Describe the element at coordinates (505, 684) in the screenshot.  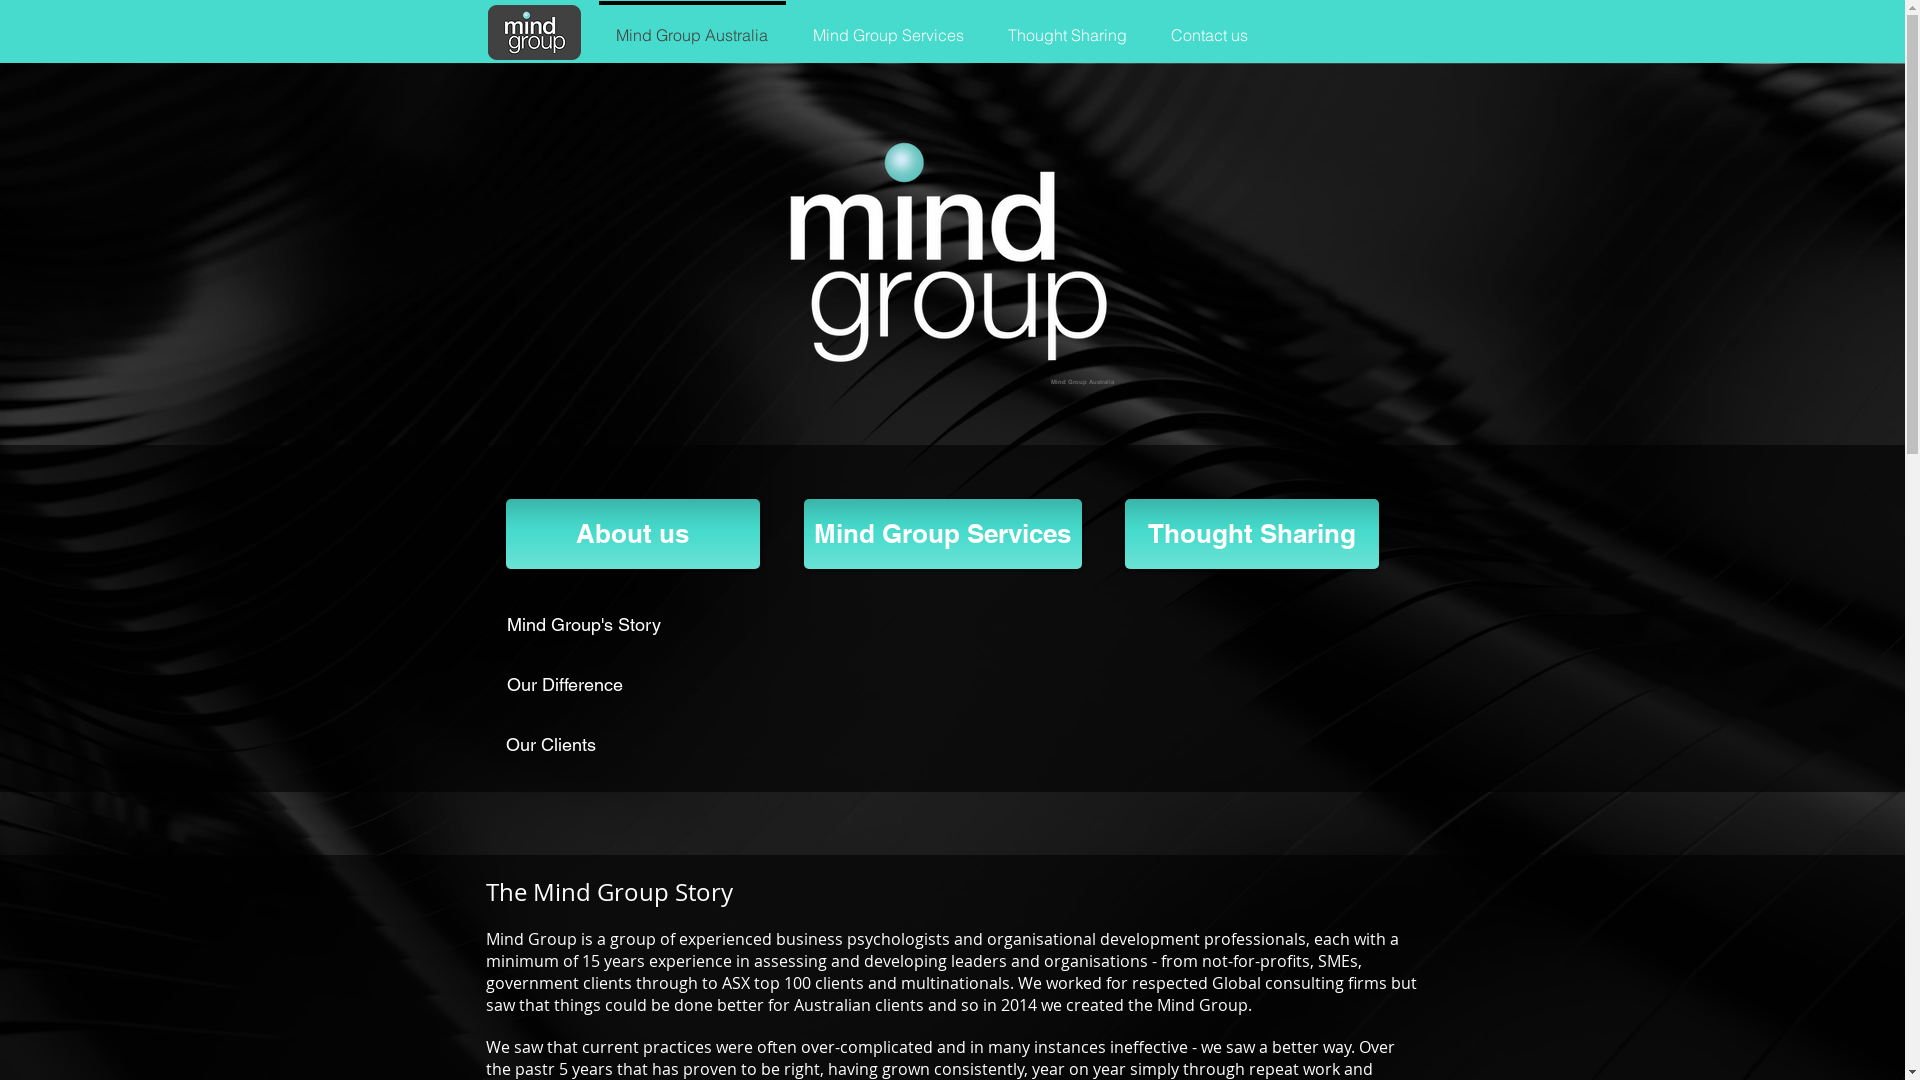
I see `'Our Difference'` at that location.